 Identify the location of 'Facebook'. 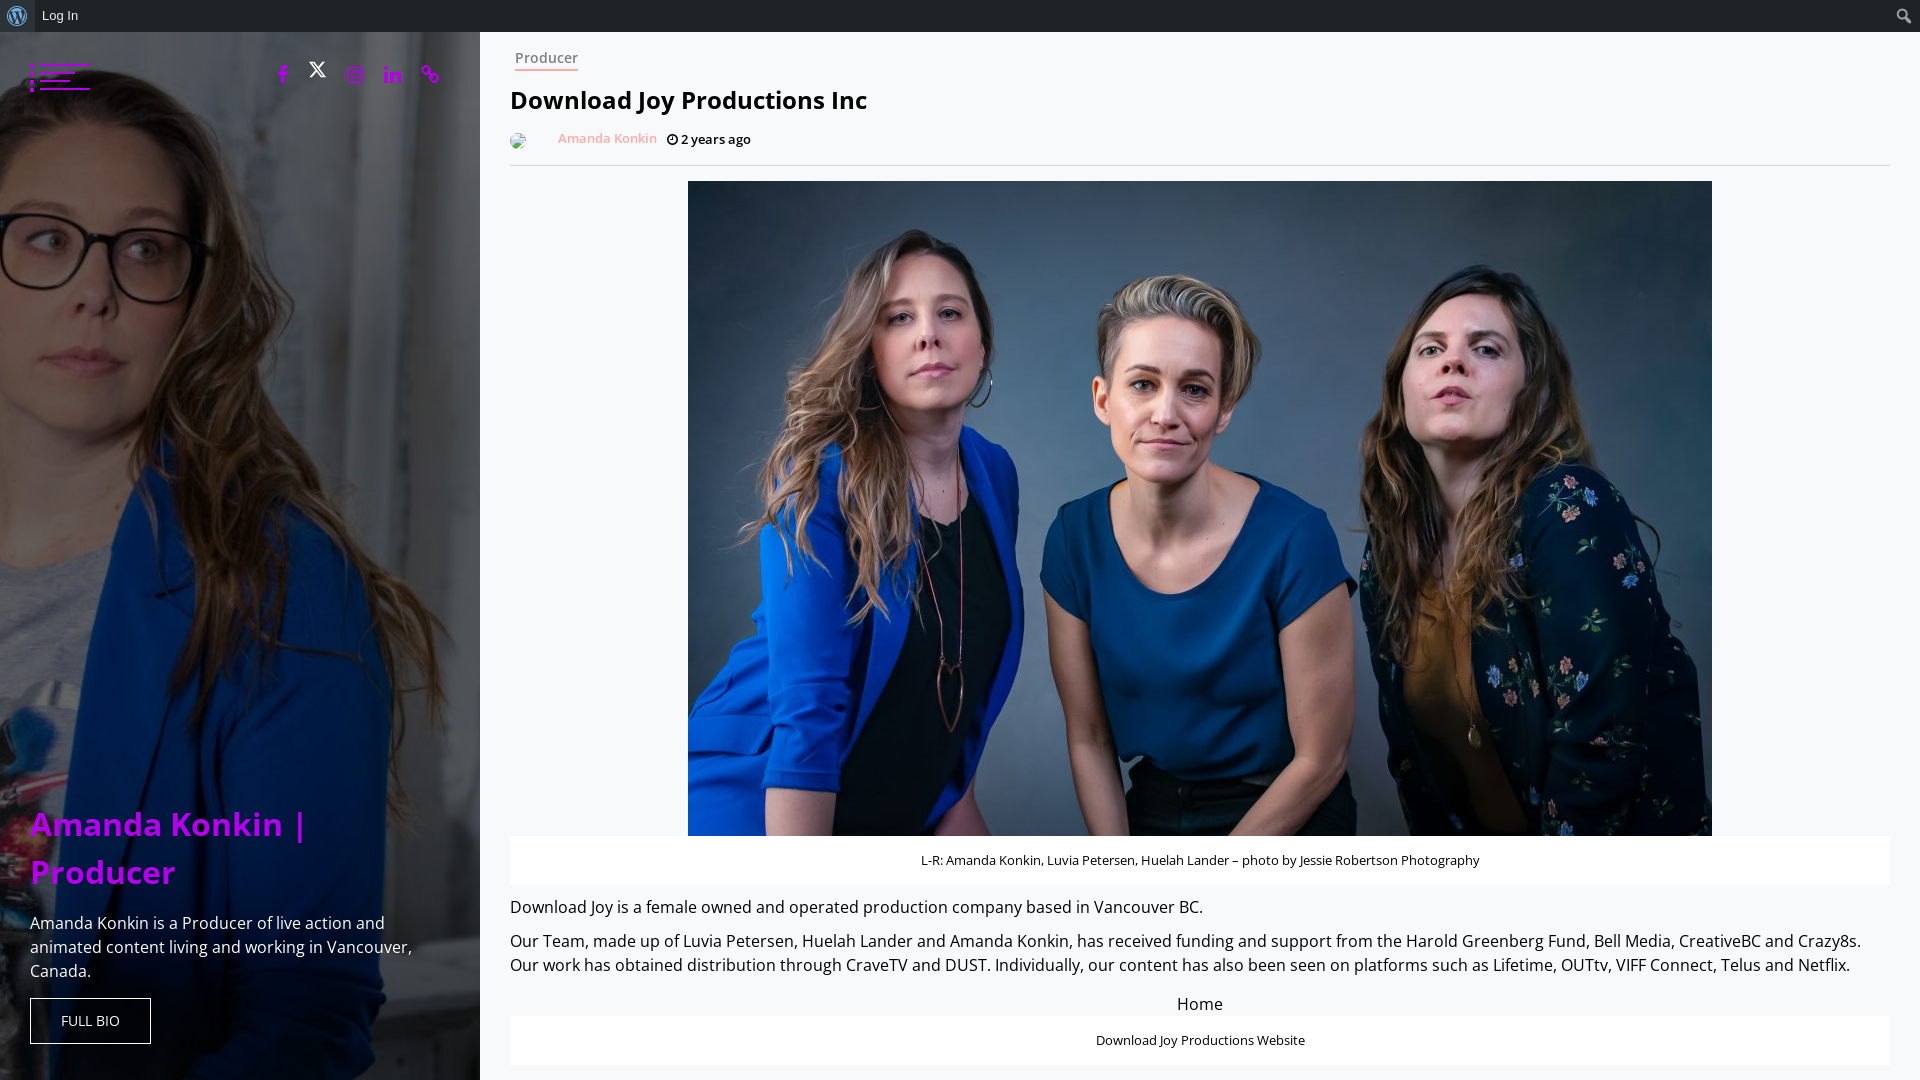
(266, 73).